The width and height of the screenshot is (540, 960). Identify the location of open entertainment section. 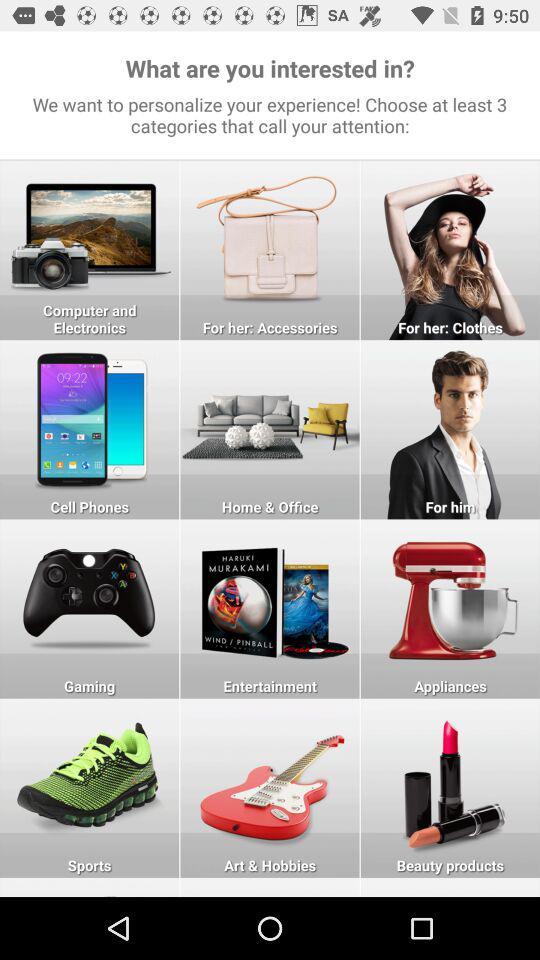
(270, 608).